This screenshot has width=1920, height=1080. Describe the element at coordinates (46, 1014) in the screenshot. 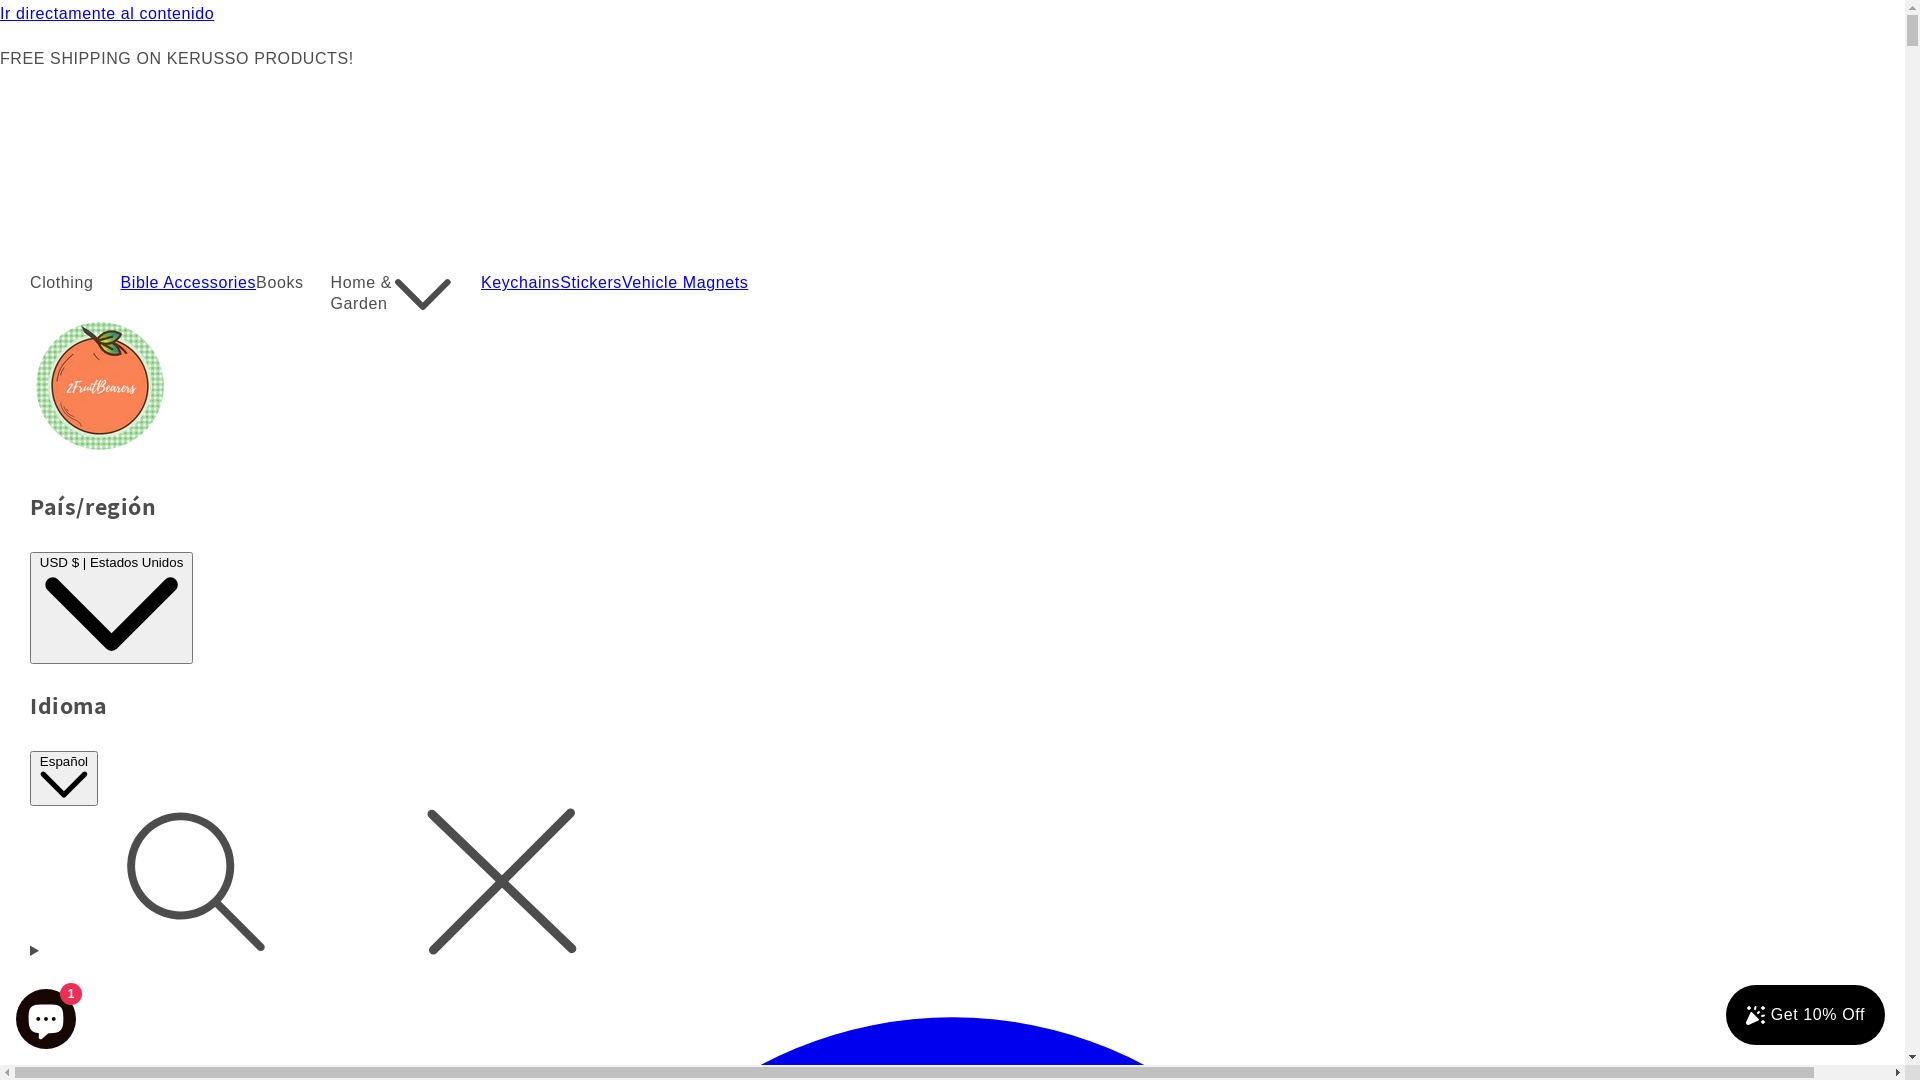

I see `'Chat de la tienda online Shopify'` at that location.